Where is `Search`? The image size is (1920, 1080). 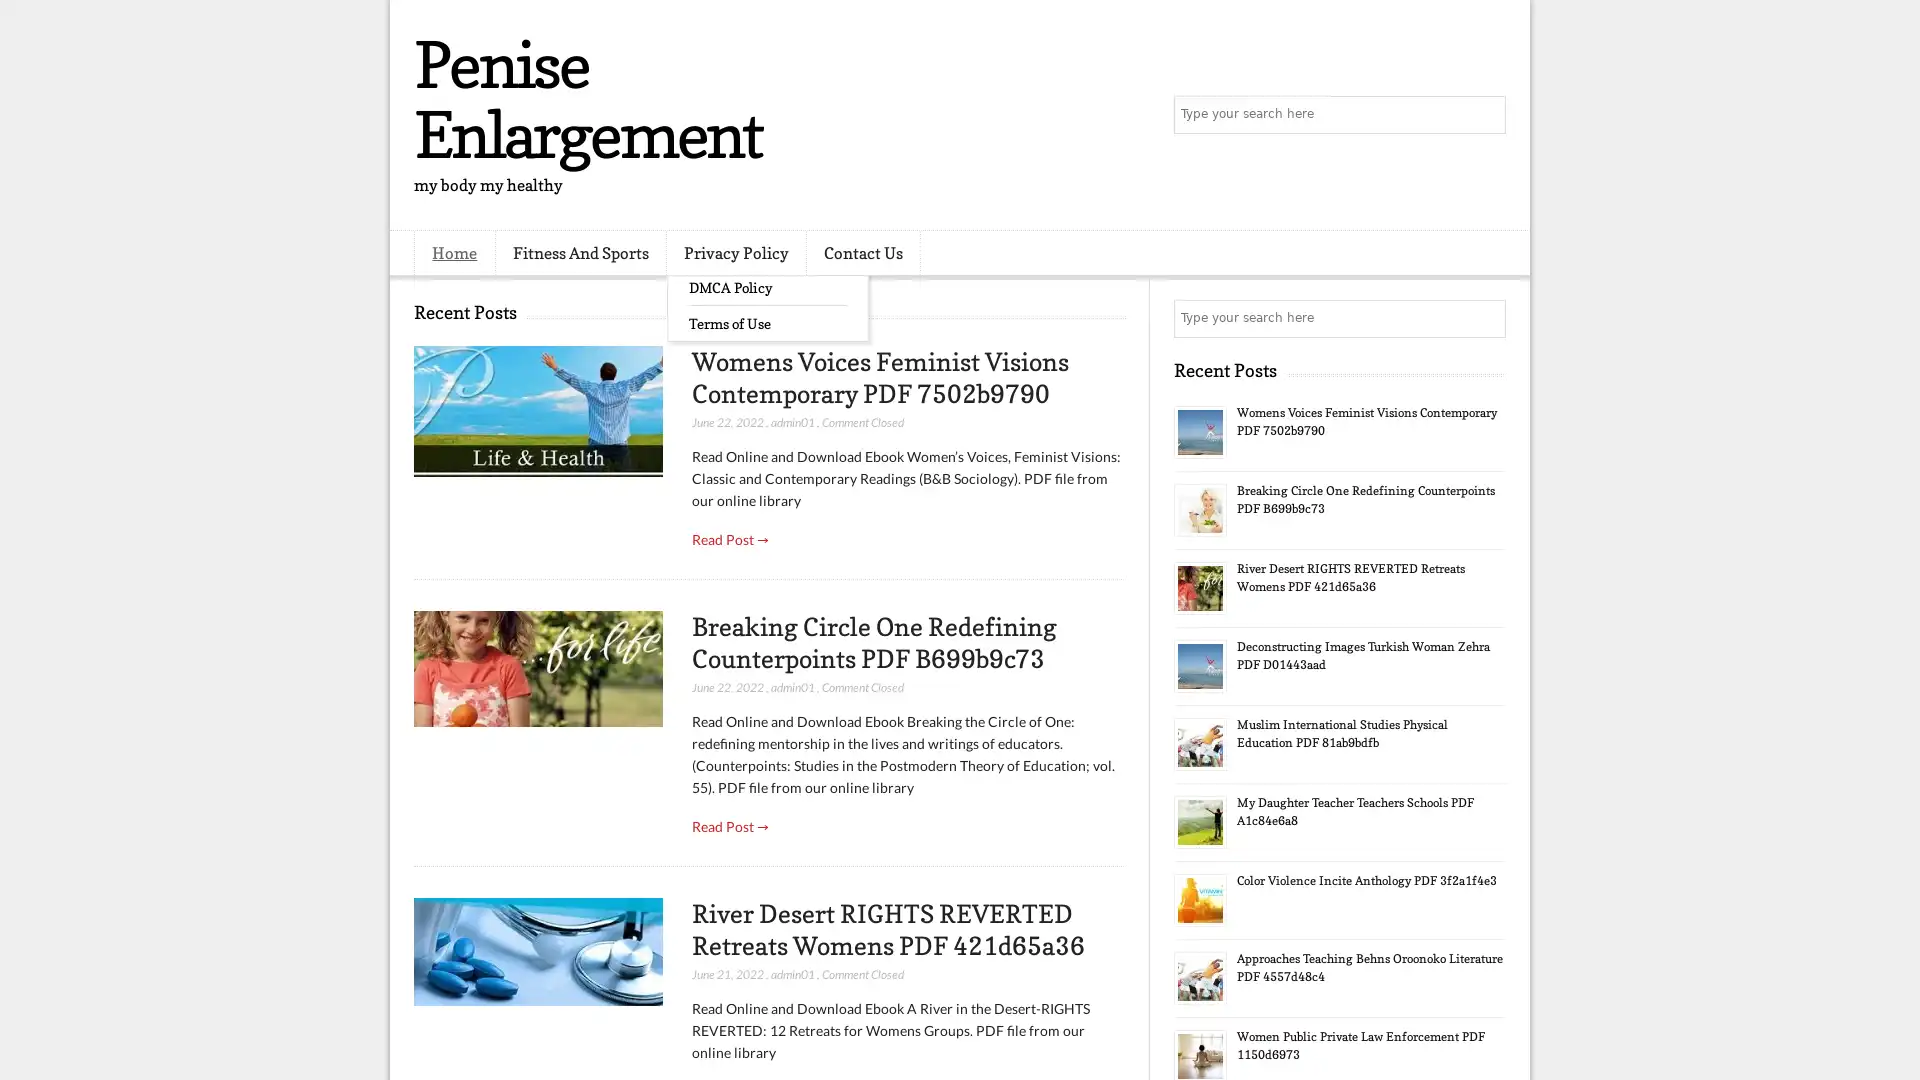
Search is located at coordinates (1485, 115).